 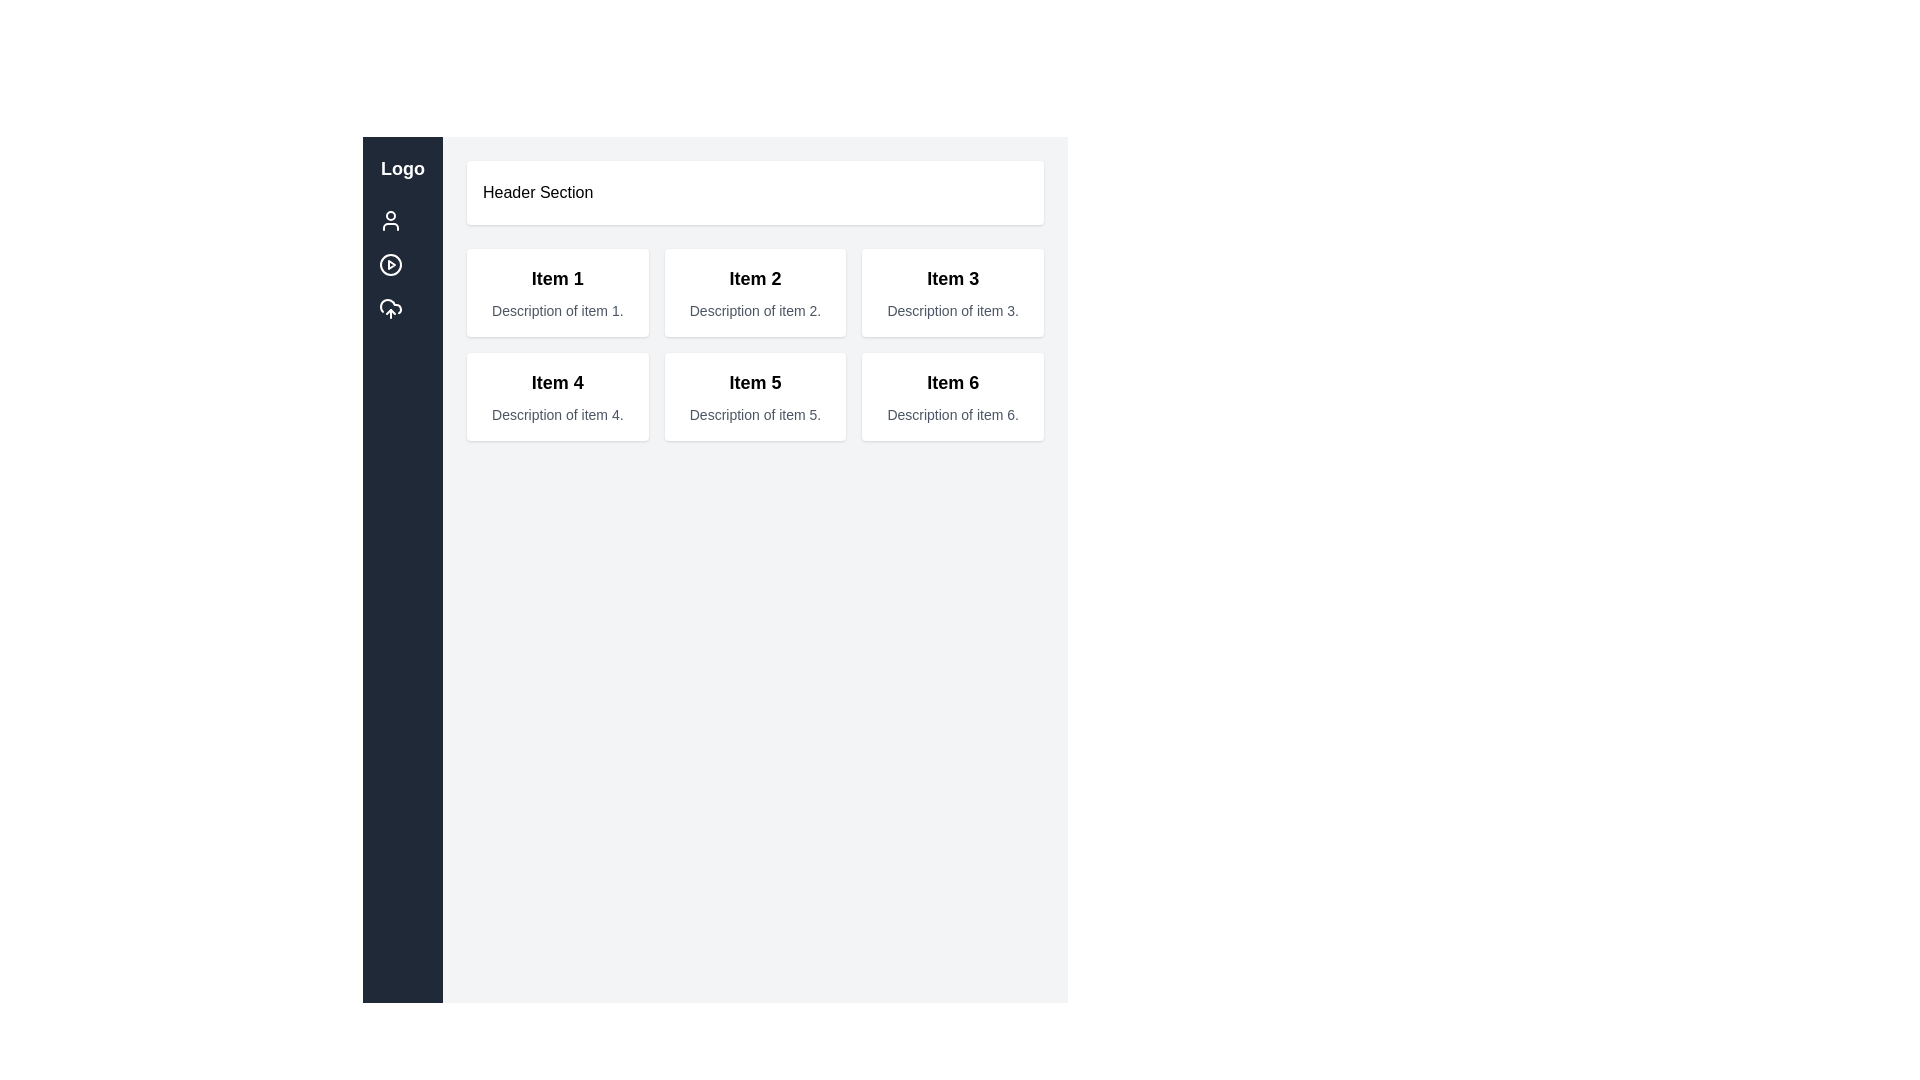 What do you see at coordinates (390, 308) in the screenshot?
I see `the cloud-shaped icon with an upward arrow in the sidebar` at bounding box center [390, 308].